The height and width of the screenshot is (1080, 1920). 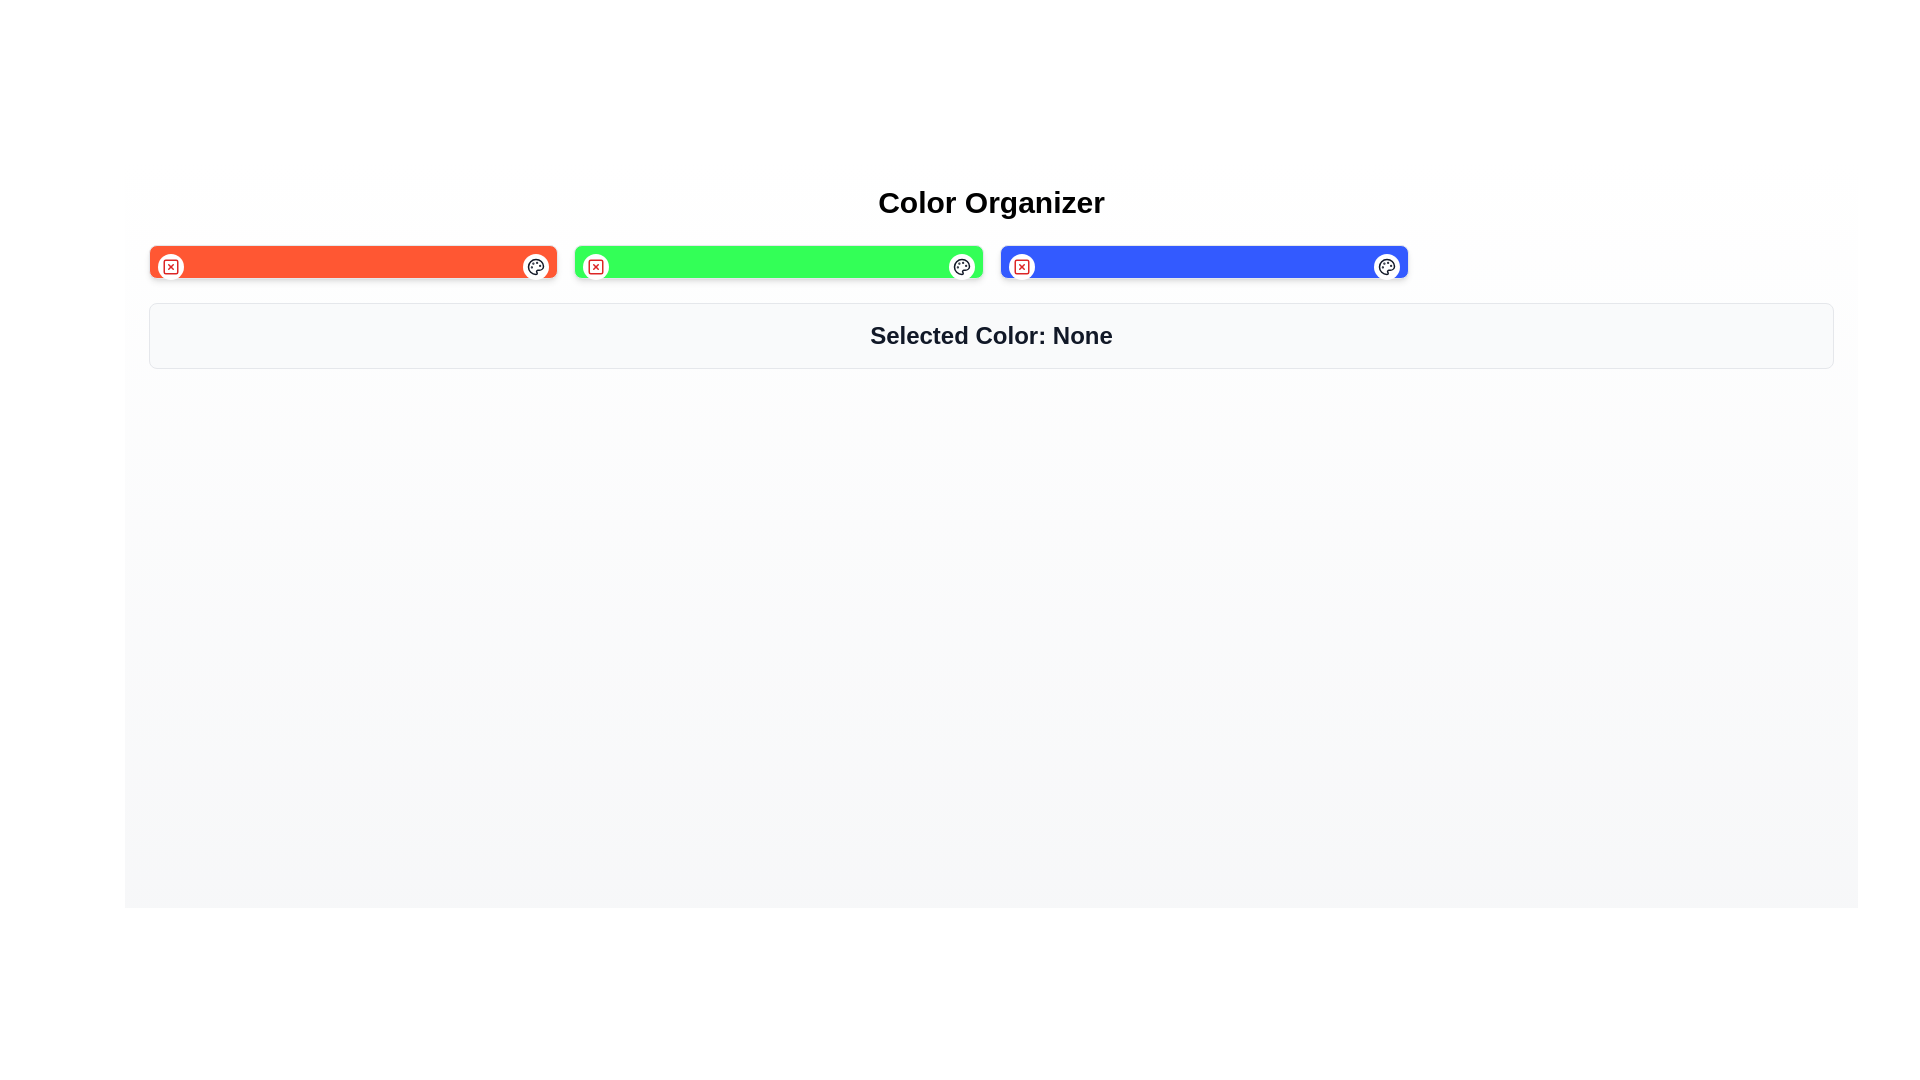 What do you see at coordinates (595, 265) in the screenshot?
I see `the red square icon with a white 'X' symbol located inside the green rectangular box` at bounding box center [595, 265].